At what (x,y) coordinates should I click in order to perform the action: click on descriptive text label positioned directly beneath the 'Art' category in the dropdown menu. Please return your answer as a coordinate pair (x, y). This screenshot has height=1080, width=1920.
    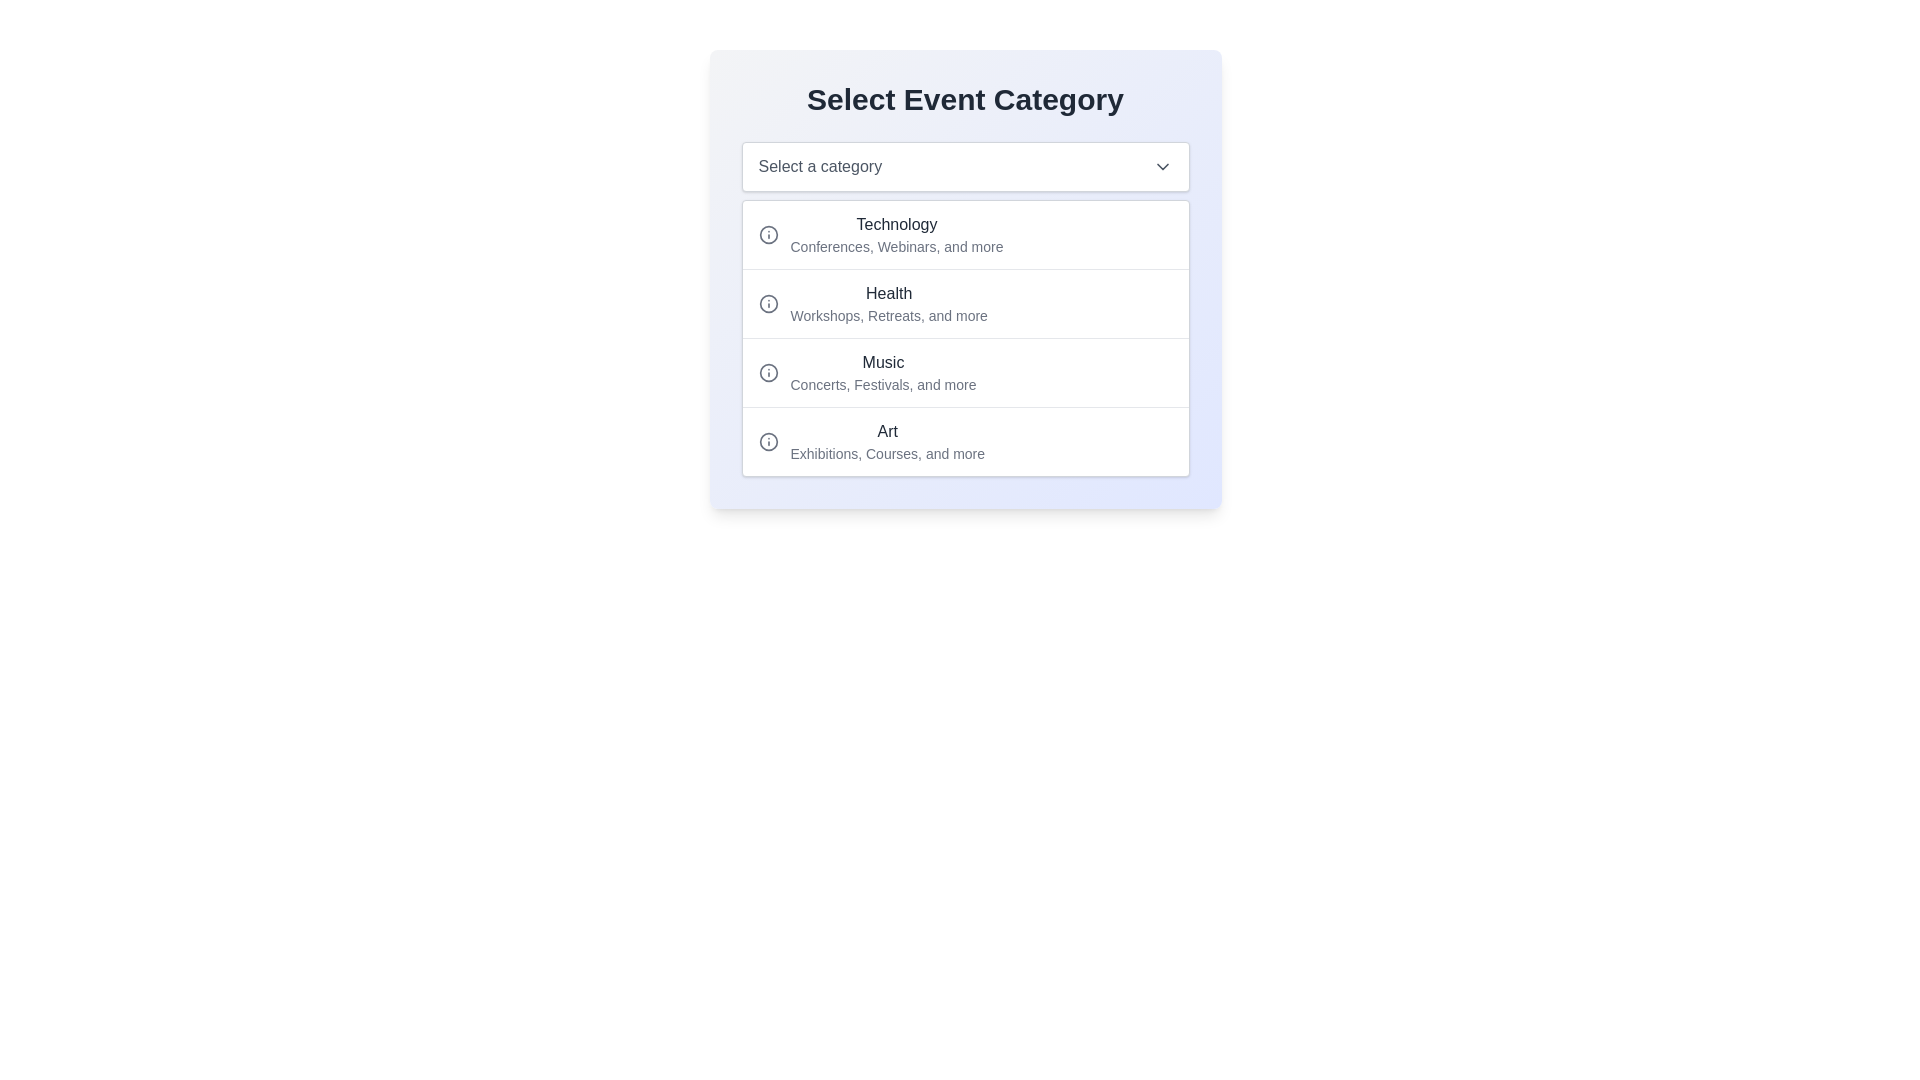
    Looking at the image, I should click on (886, 454).